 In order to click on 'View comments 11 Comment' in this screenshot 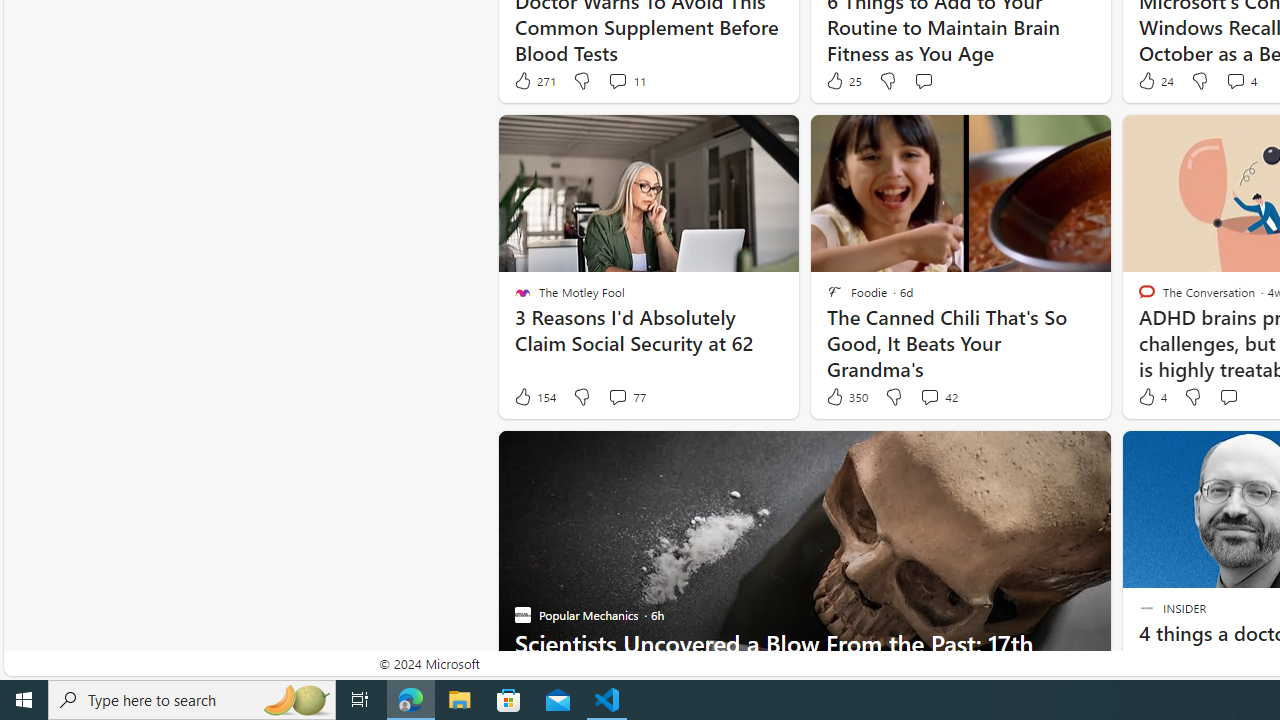, I will do `click(625, 80)`.